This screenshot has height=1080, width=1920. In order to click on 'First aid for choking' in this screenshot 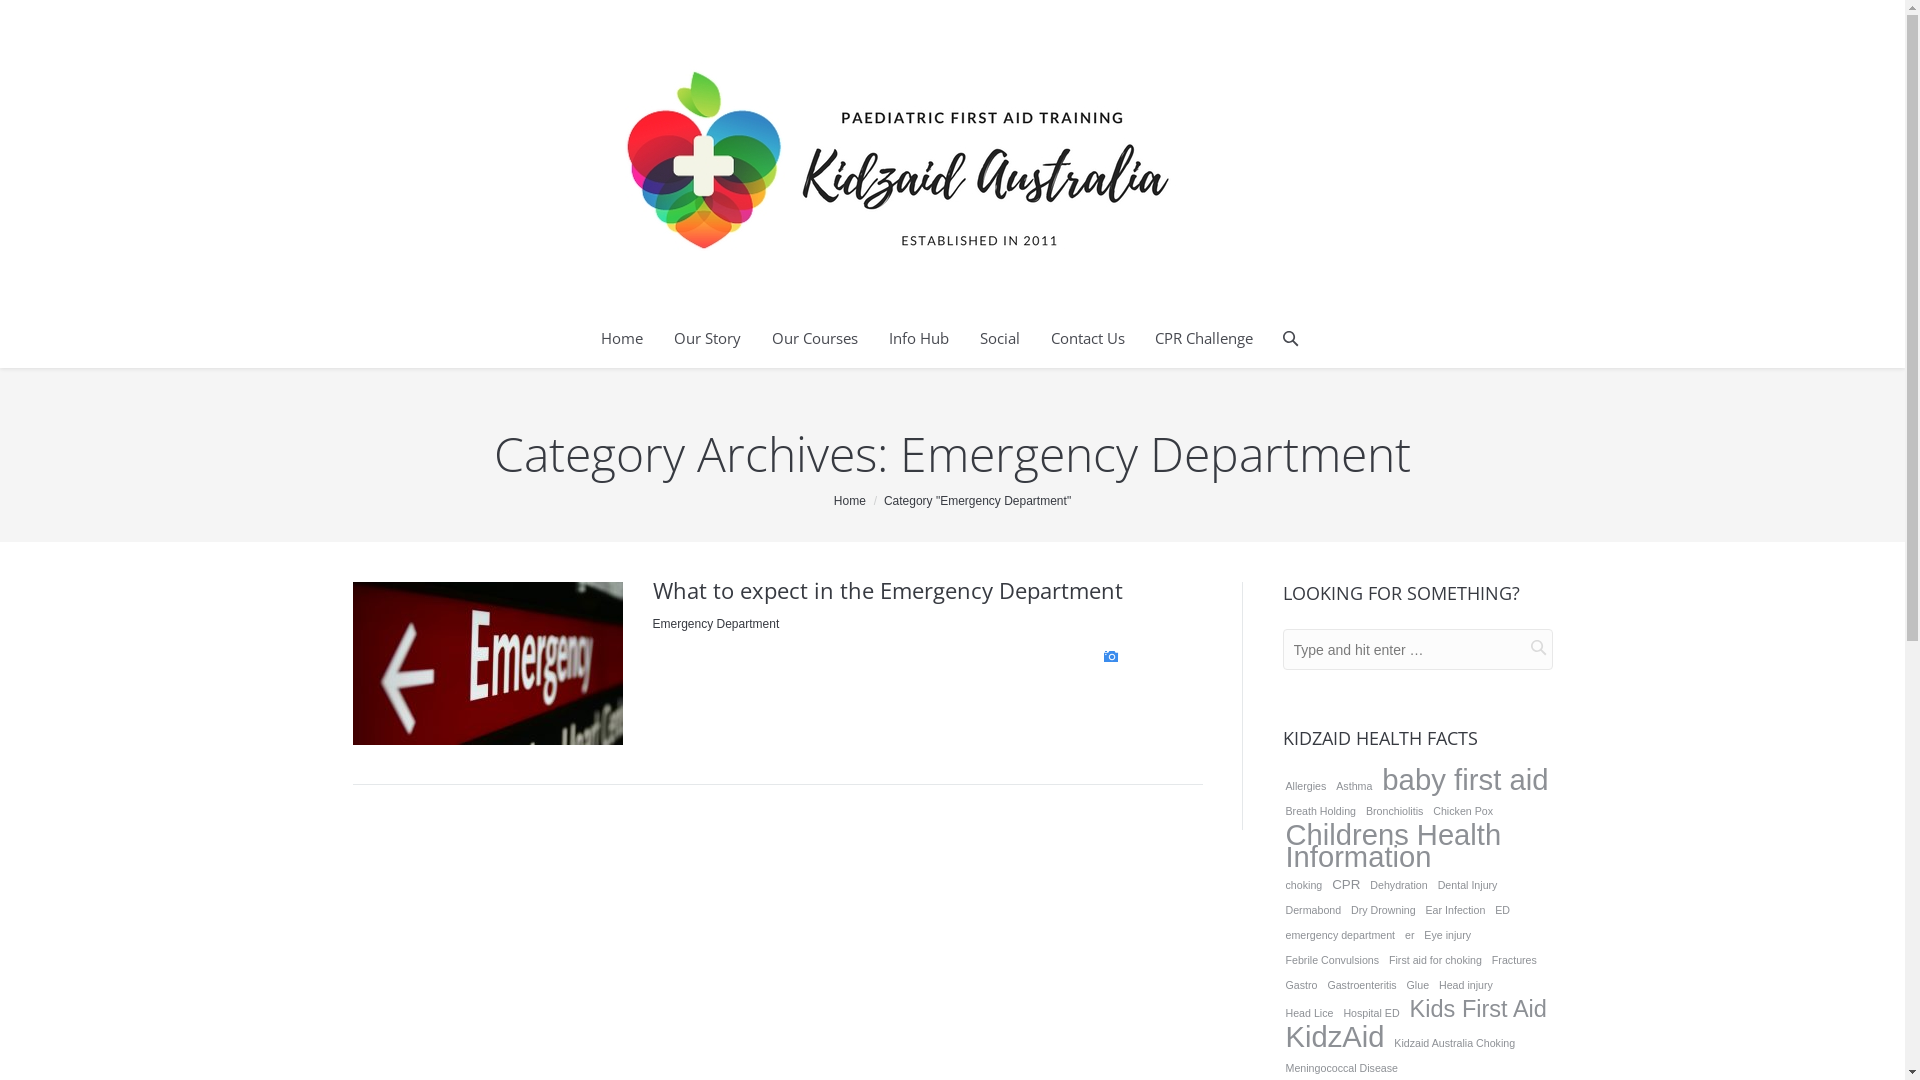, I will do `click(1434, 959)`.